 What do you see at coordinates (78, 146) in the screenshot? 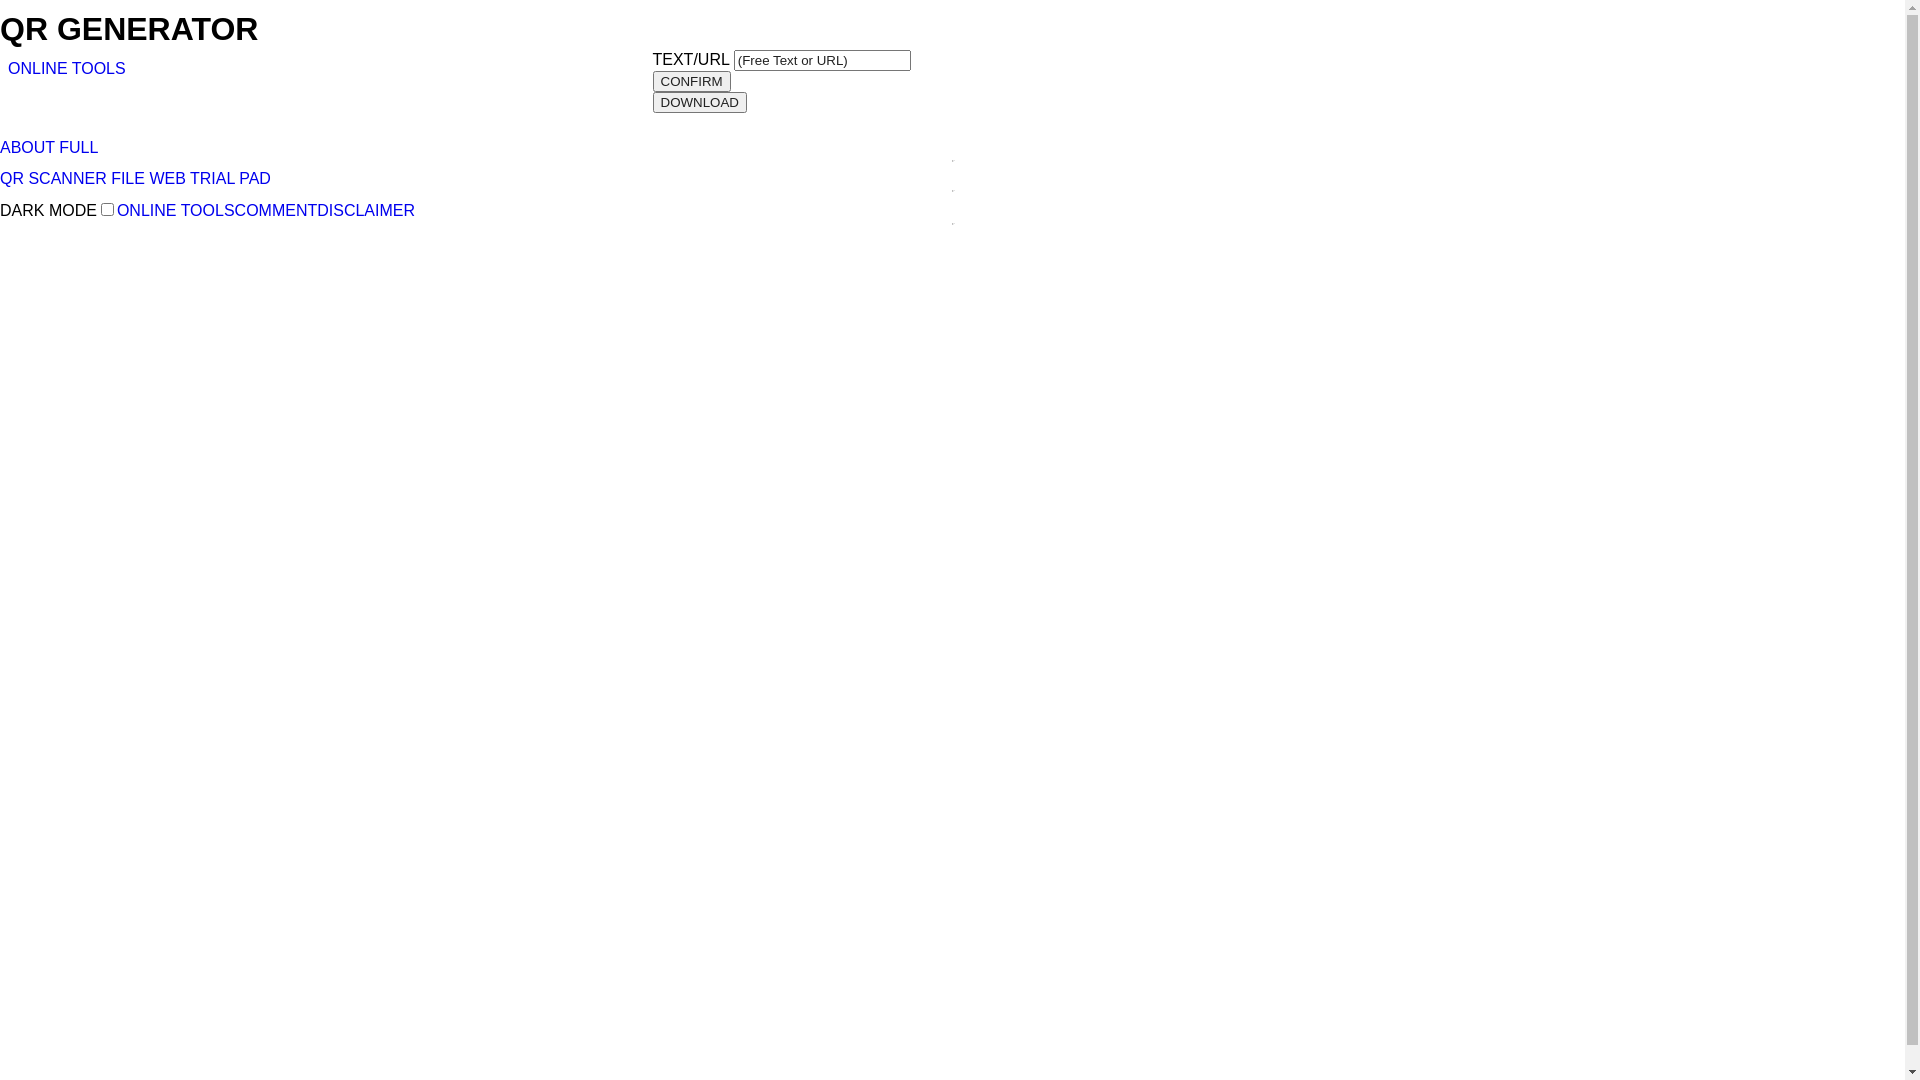
I see `'FULL'` at bounding box center [78, 146].